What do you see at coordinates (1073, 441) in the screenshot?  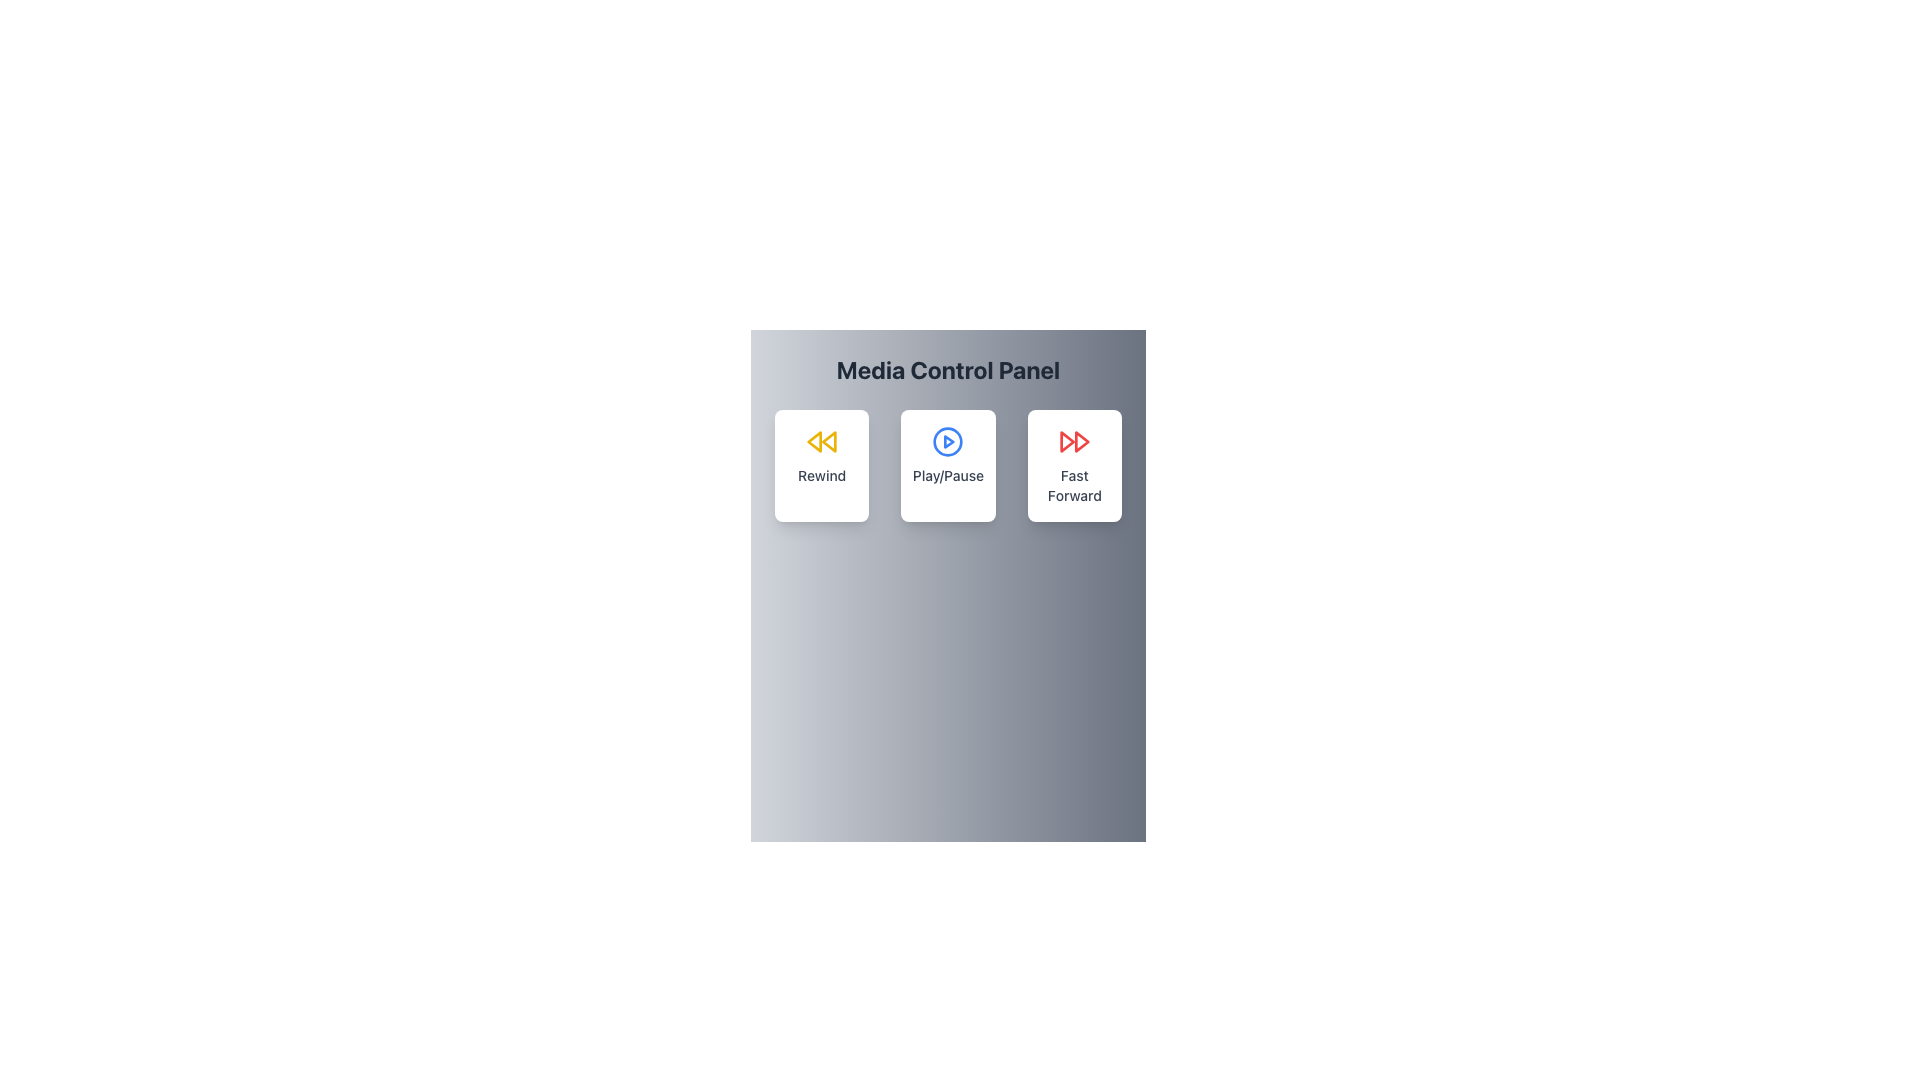 I see `the 'Fast Forward' icon, which is shaped like two red fast-forward arrows and is located at the top of the 'Fast Forward' card` at bounding box center [1073, 441].